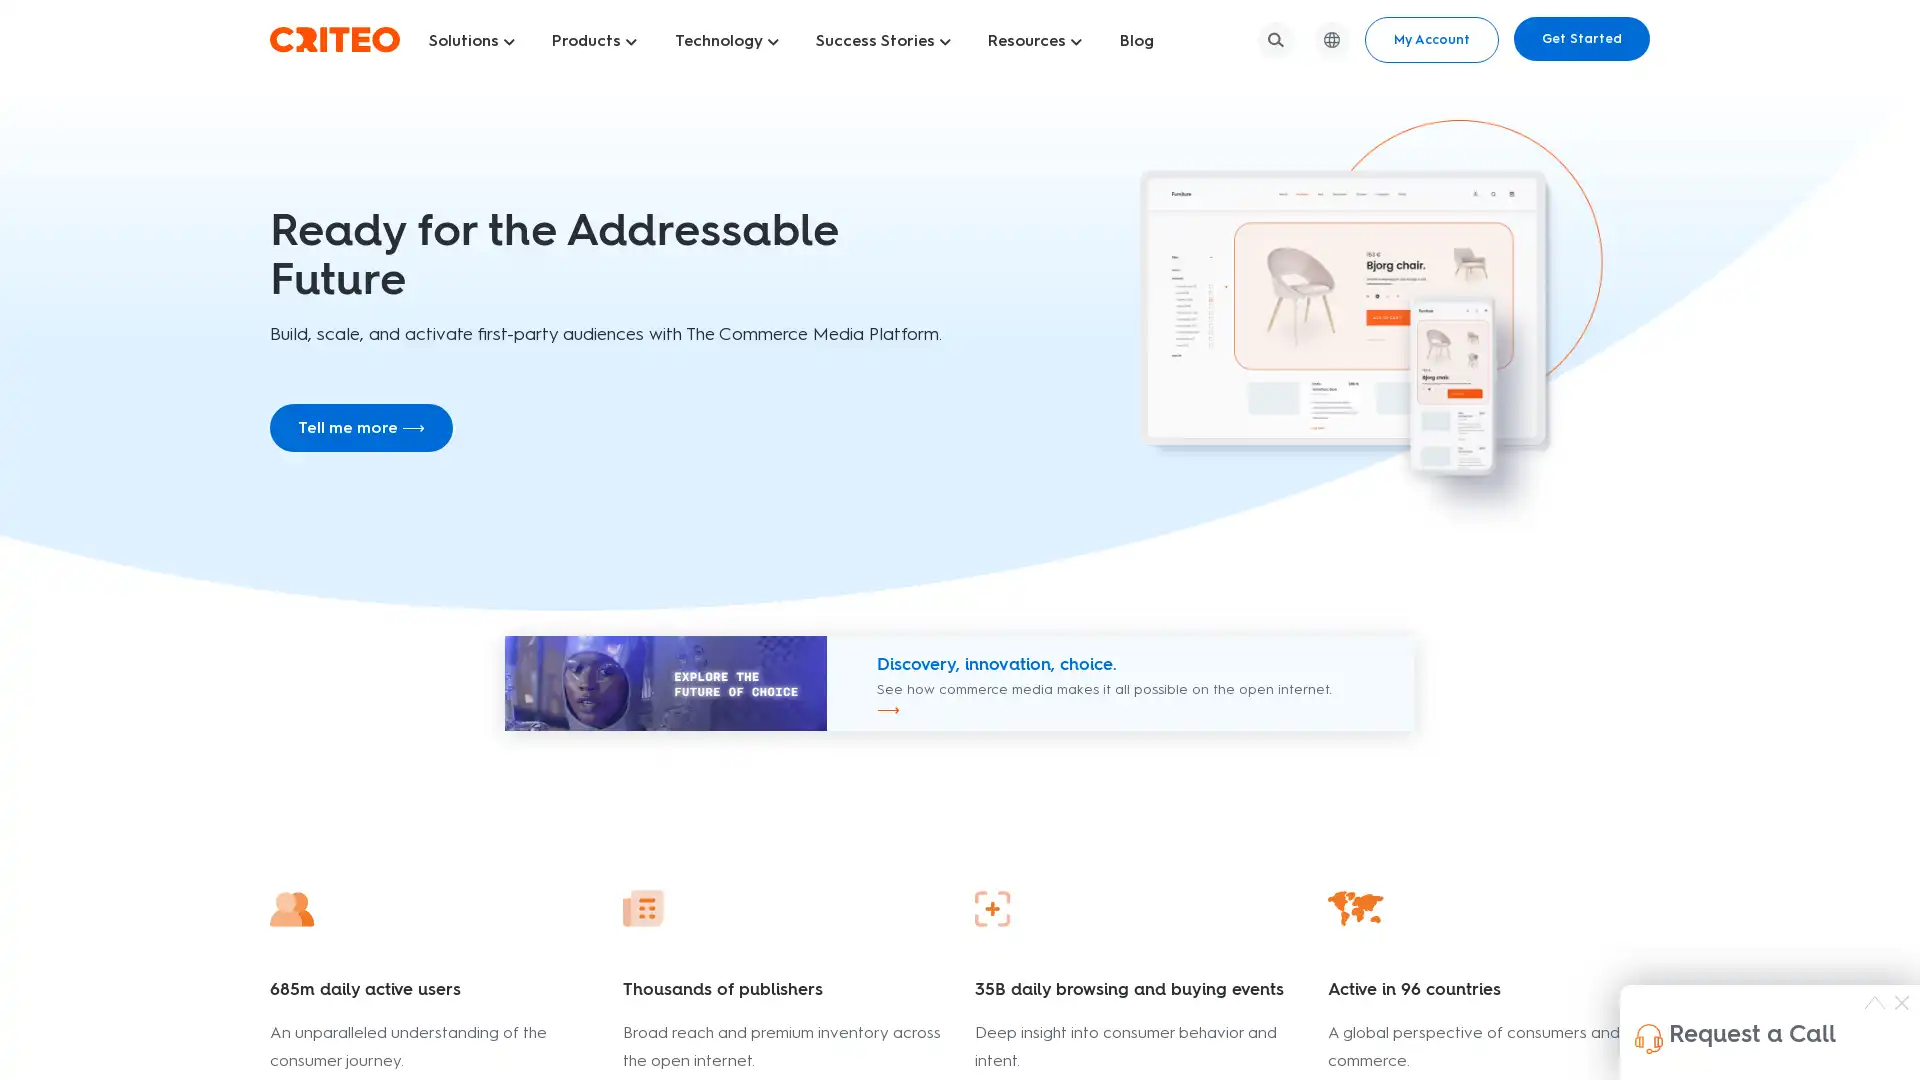 The image size is (1920, 1080). Describe the element at coordinates (1275, 38) in the screenshot. I see `search` at that location.